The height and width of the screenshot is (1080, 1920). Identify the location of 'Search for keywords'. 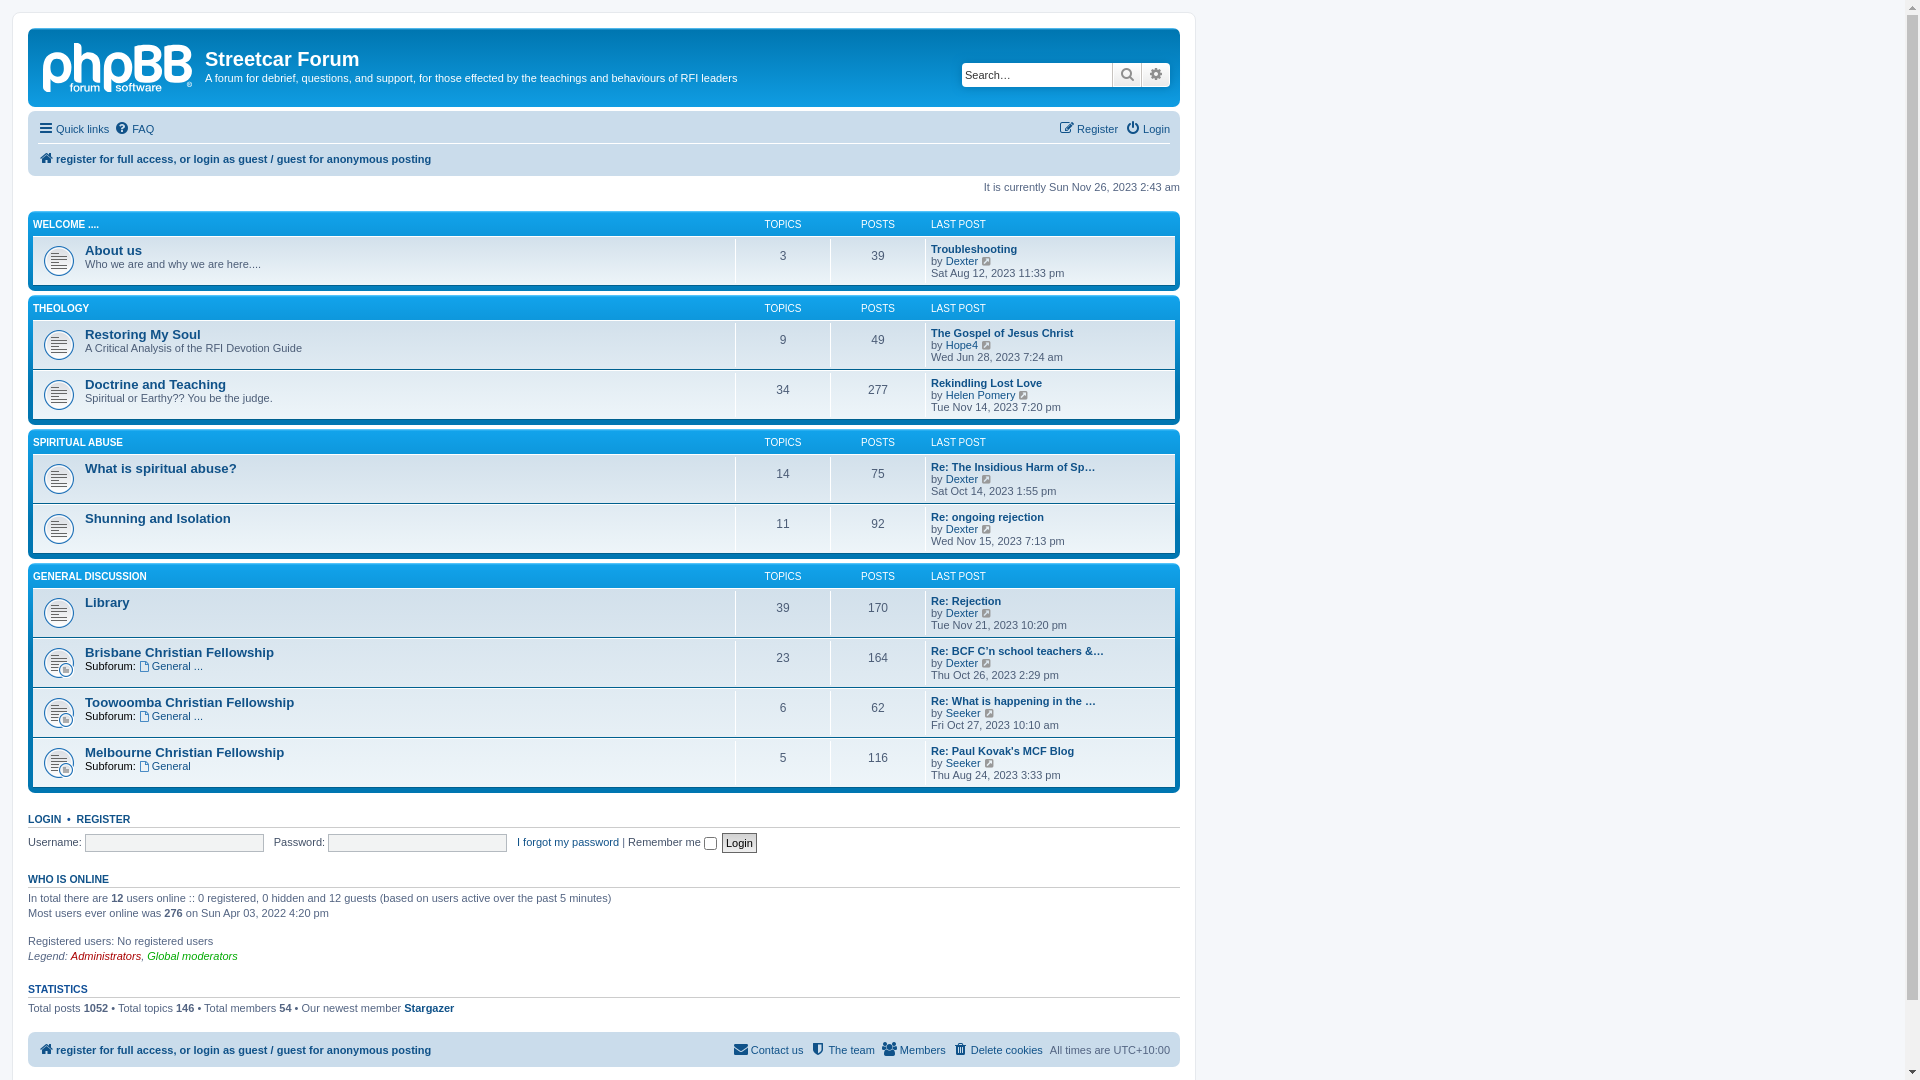
(961, 73).